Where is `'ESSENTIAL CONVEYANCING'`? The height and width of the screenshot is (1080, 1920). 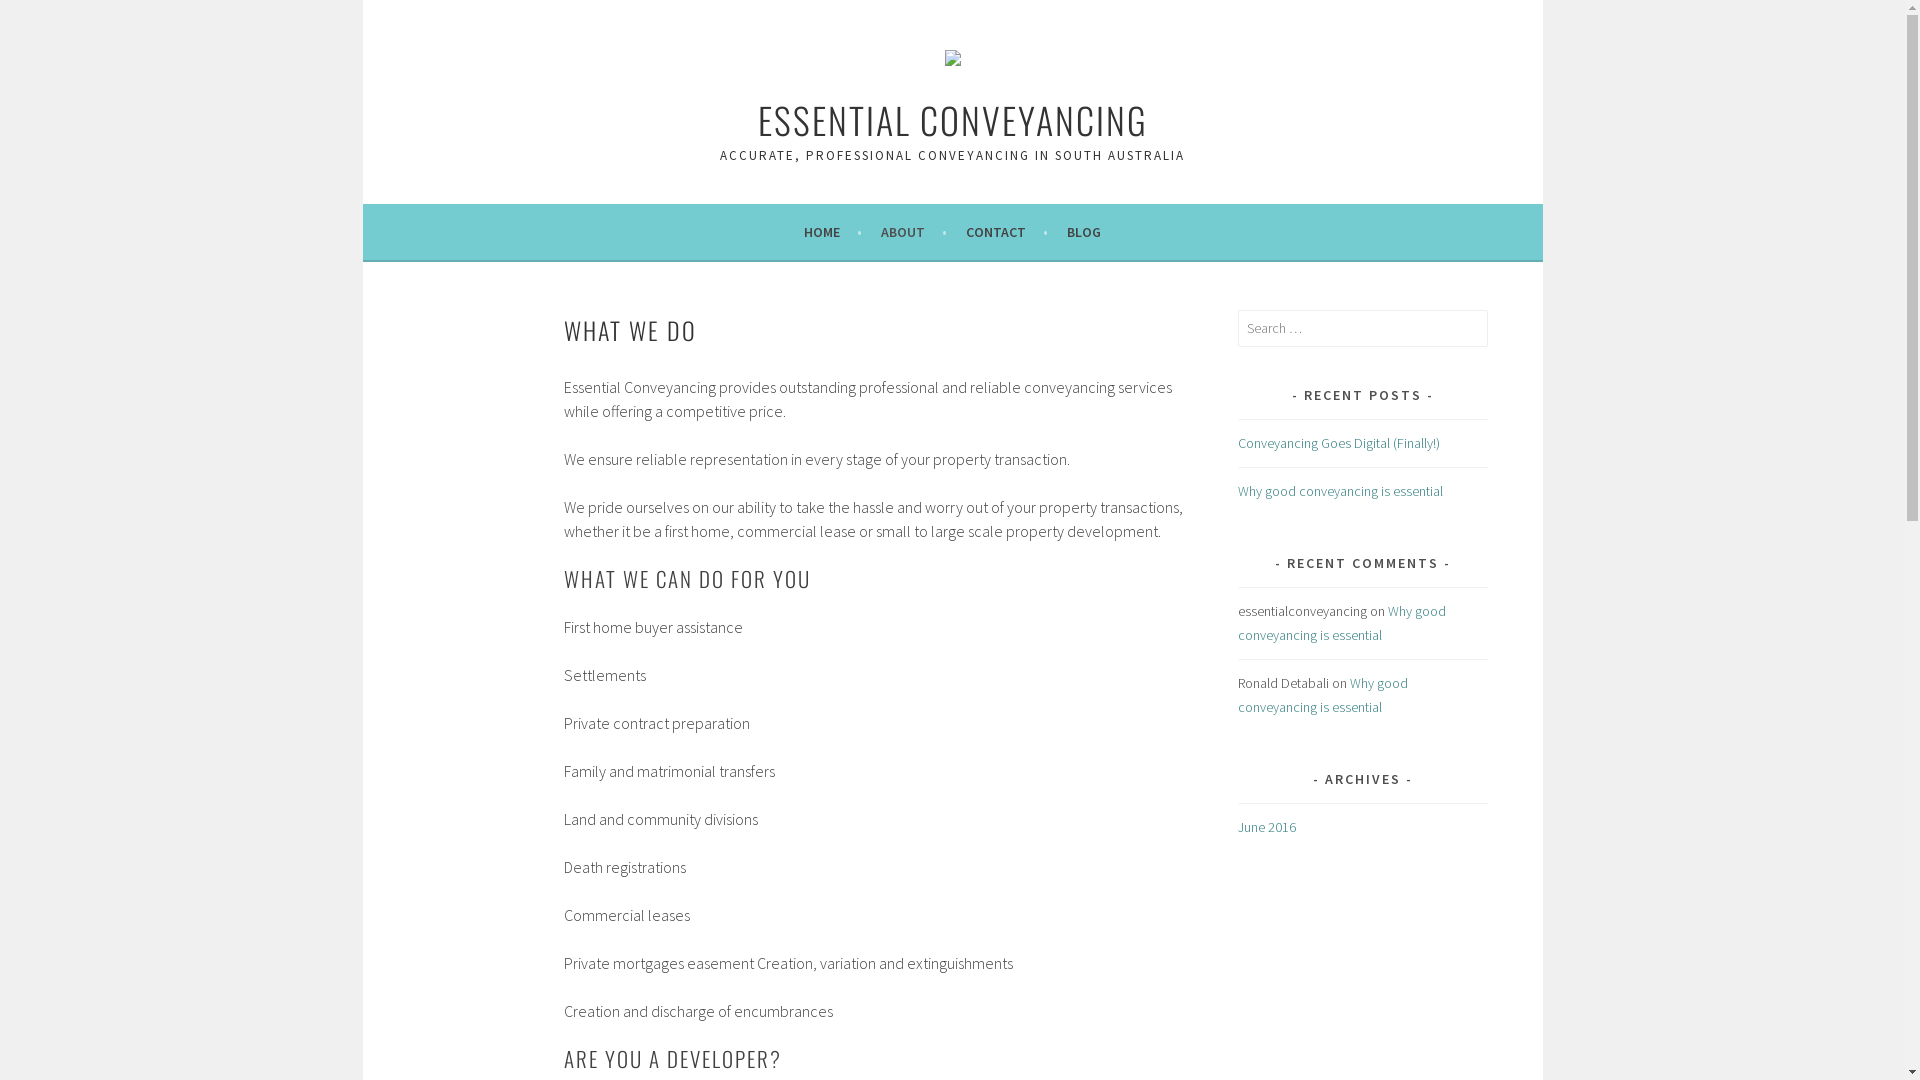 'ESSENTIAL CONVEYANCING' is located at coordinates (757, 119).